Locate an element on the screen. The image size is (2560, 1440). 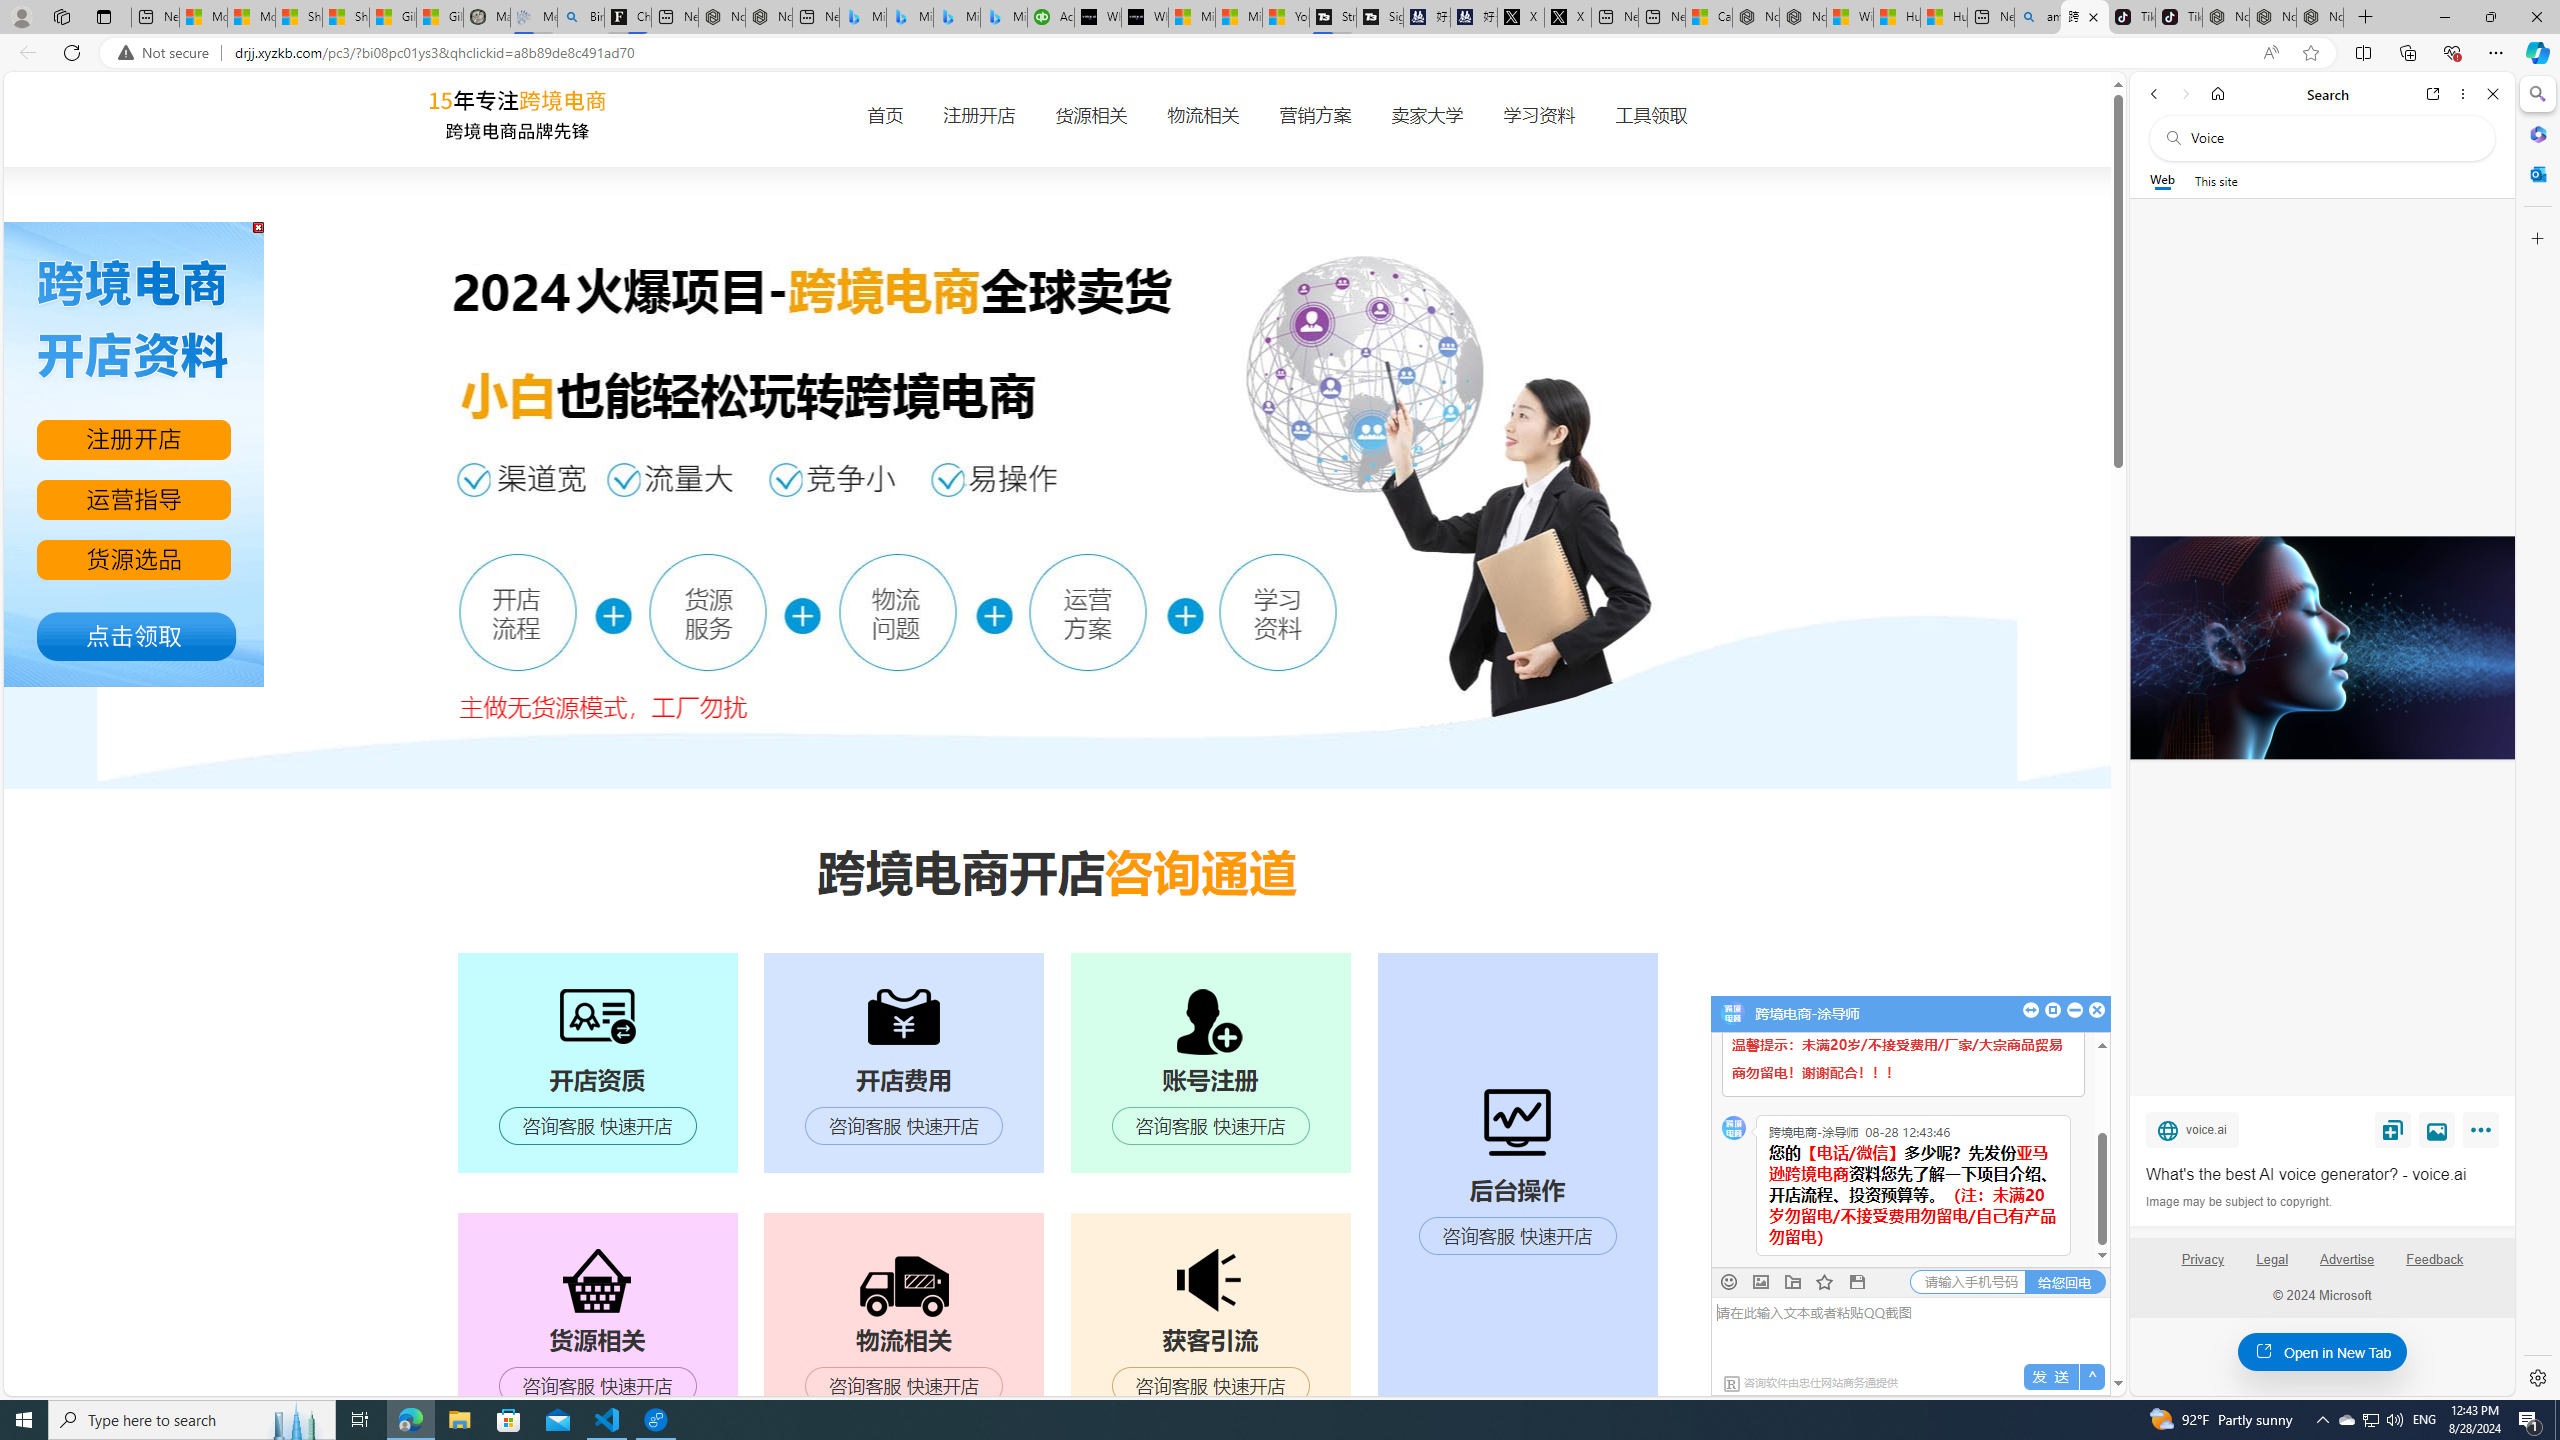
'Chloe Sorvino' is located at coordinates (627, 16).